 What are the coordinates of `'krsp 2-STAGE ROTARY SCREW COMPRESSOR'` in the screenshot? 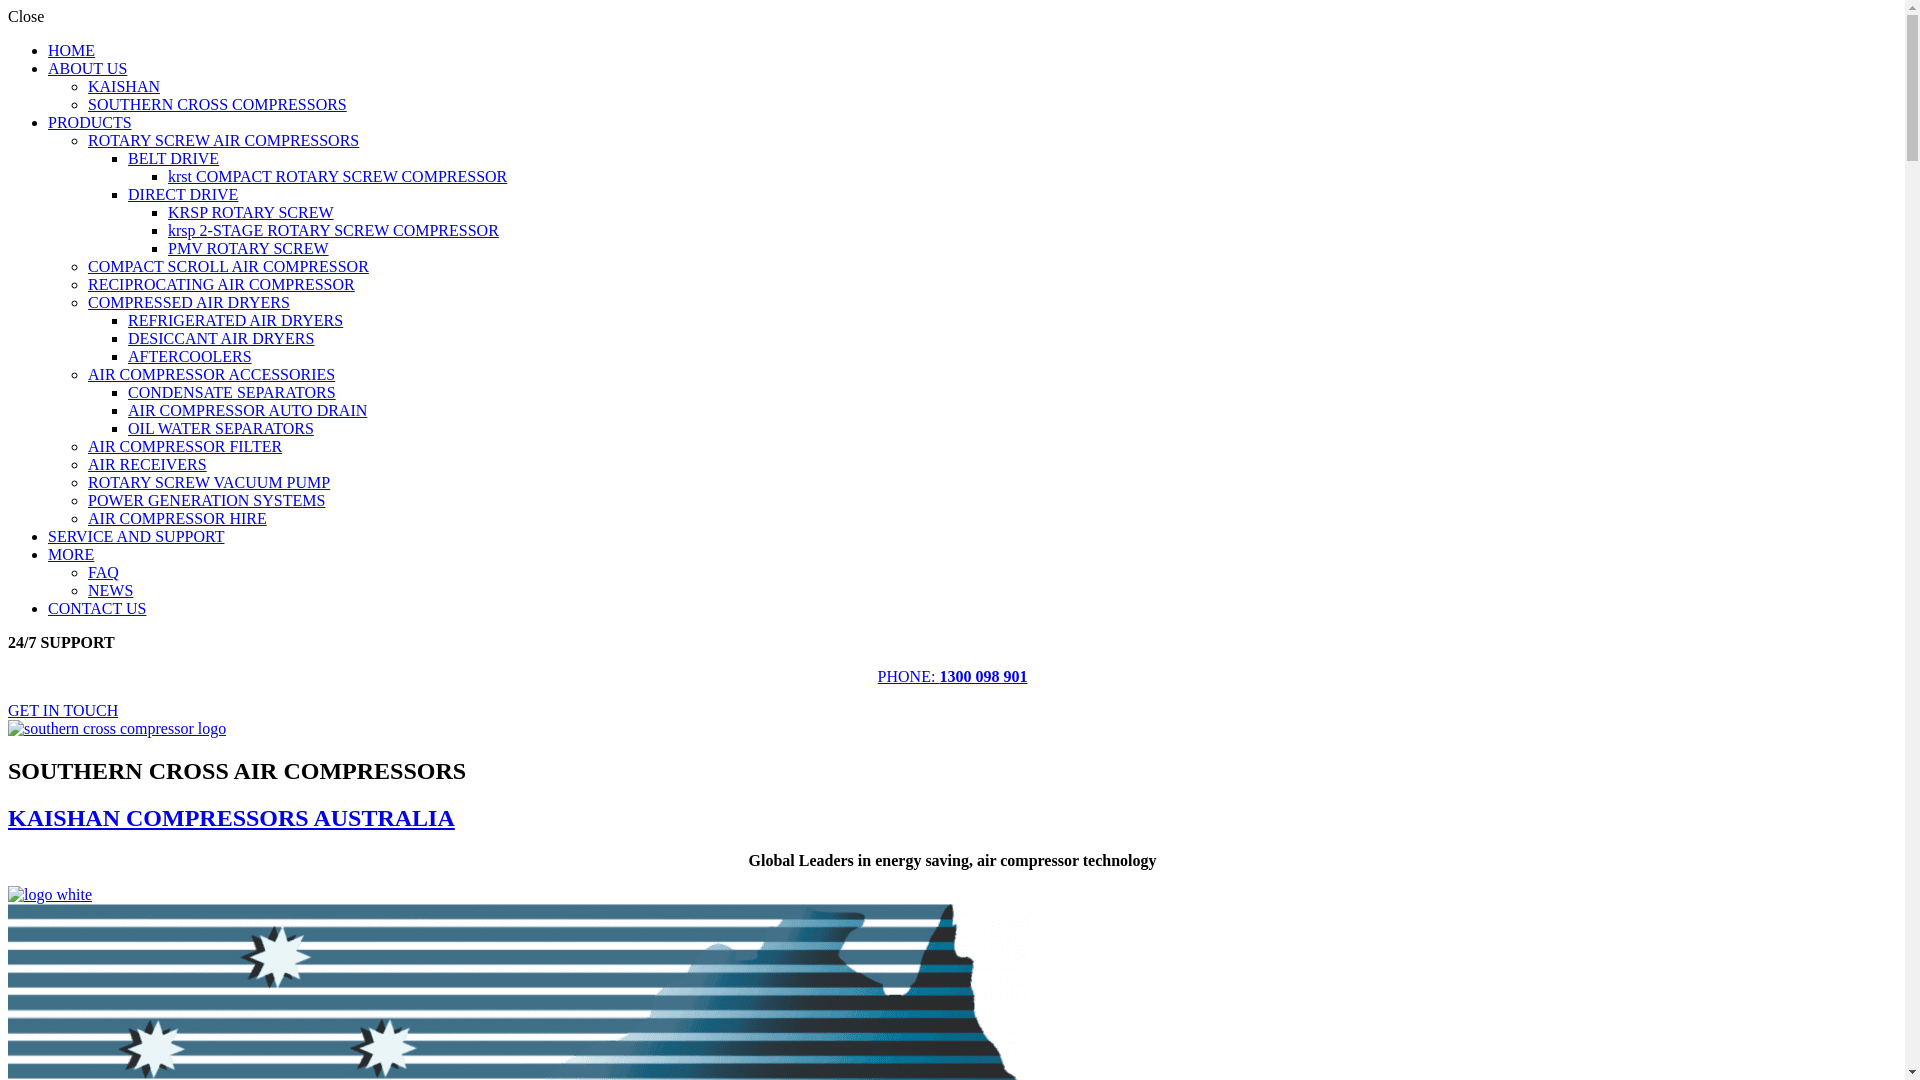 It's located at (333, 229).